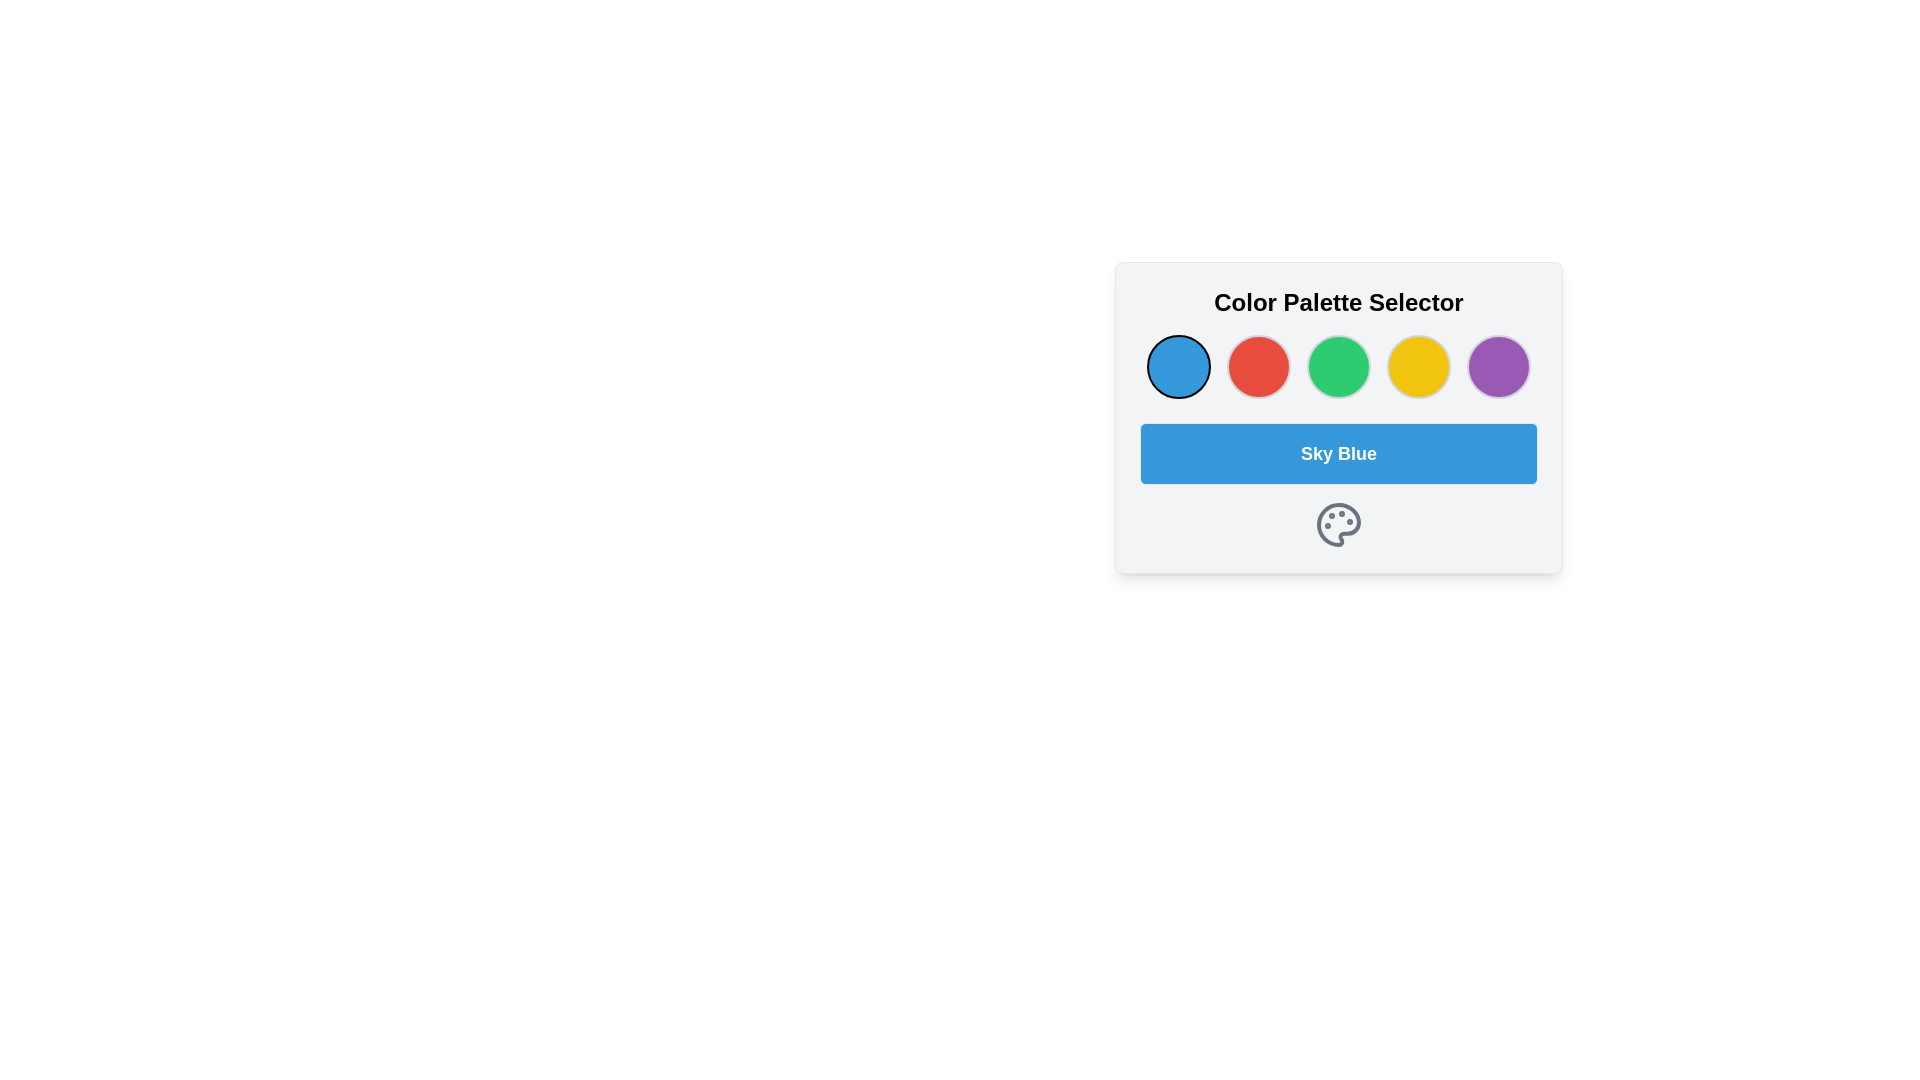 The height and width of the screenshot is (1080, 1920). What do you see at coordinates (1339, 454) in the screenshot?
I see `the 'Sky Blue' text label indicating the selected color, located centrally at the bottom of the Color Palette Selector panel` at bounding box center [1339, 454].